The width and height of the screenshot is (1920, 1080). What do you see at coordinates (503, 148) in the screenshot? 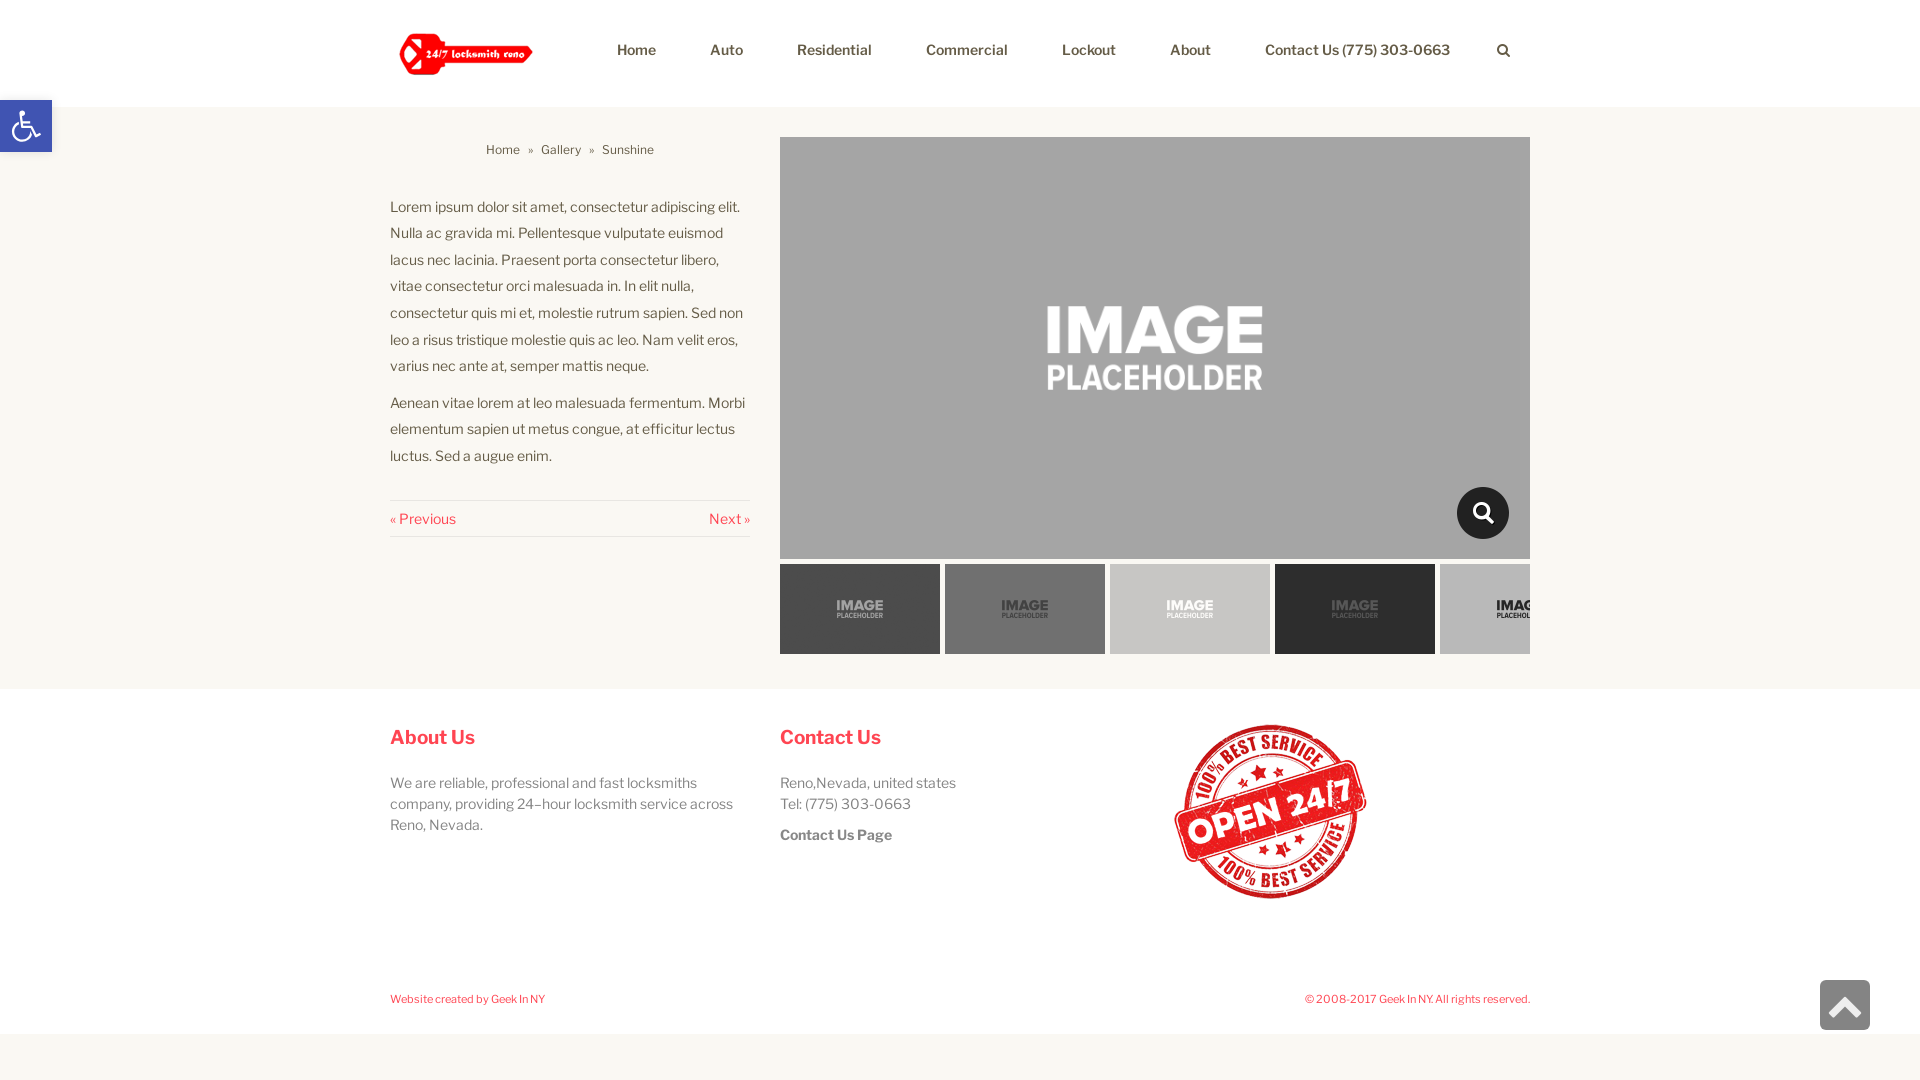
I see `'Home'` at bounding box center [503, 148].